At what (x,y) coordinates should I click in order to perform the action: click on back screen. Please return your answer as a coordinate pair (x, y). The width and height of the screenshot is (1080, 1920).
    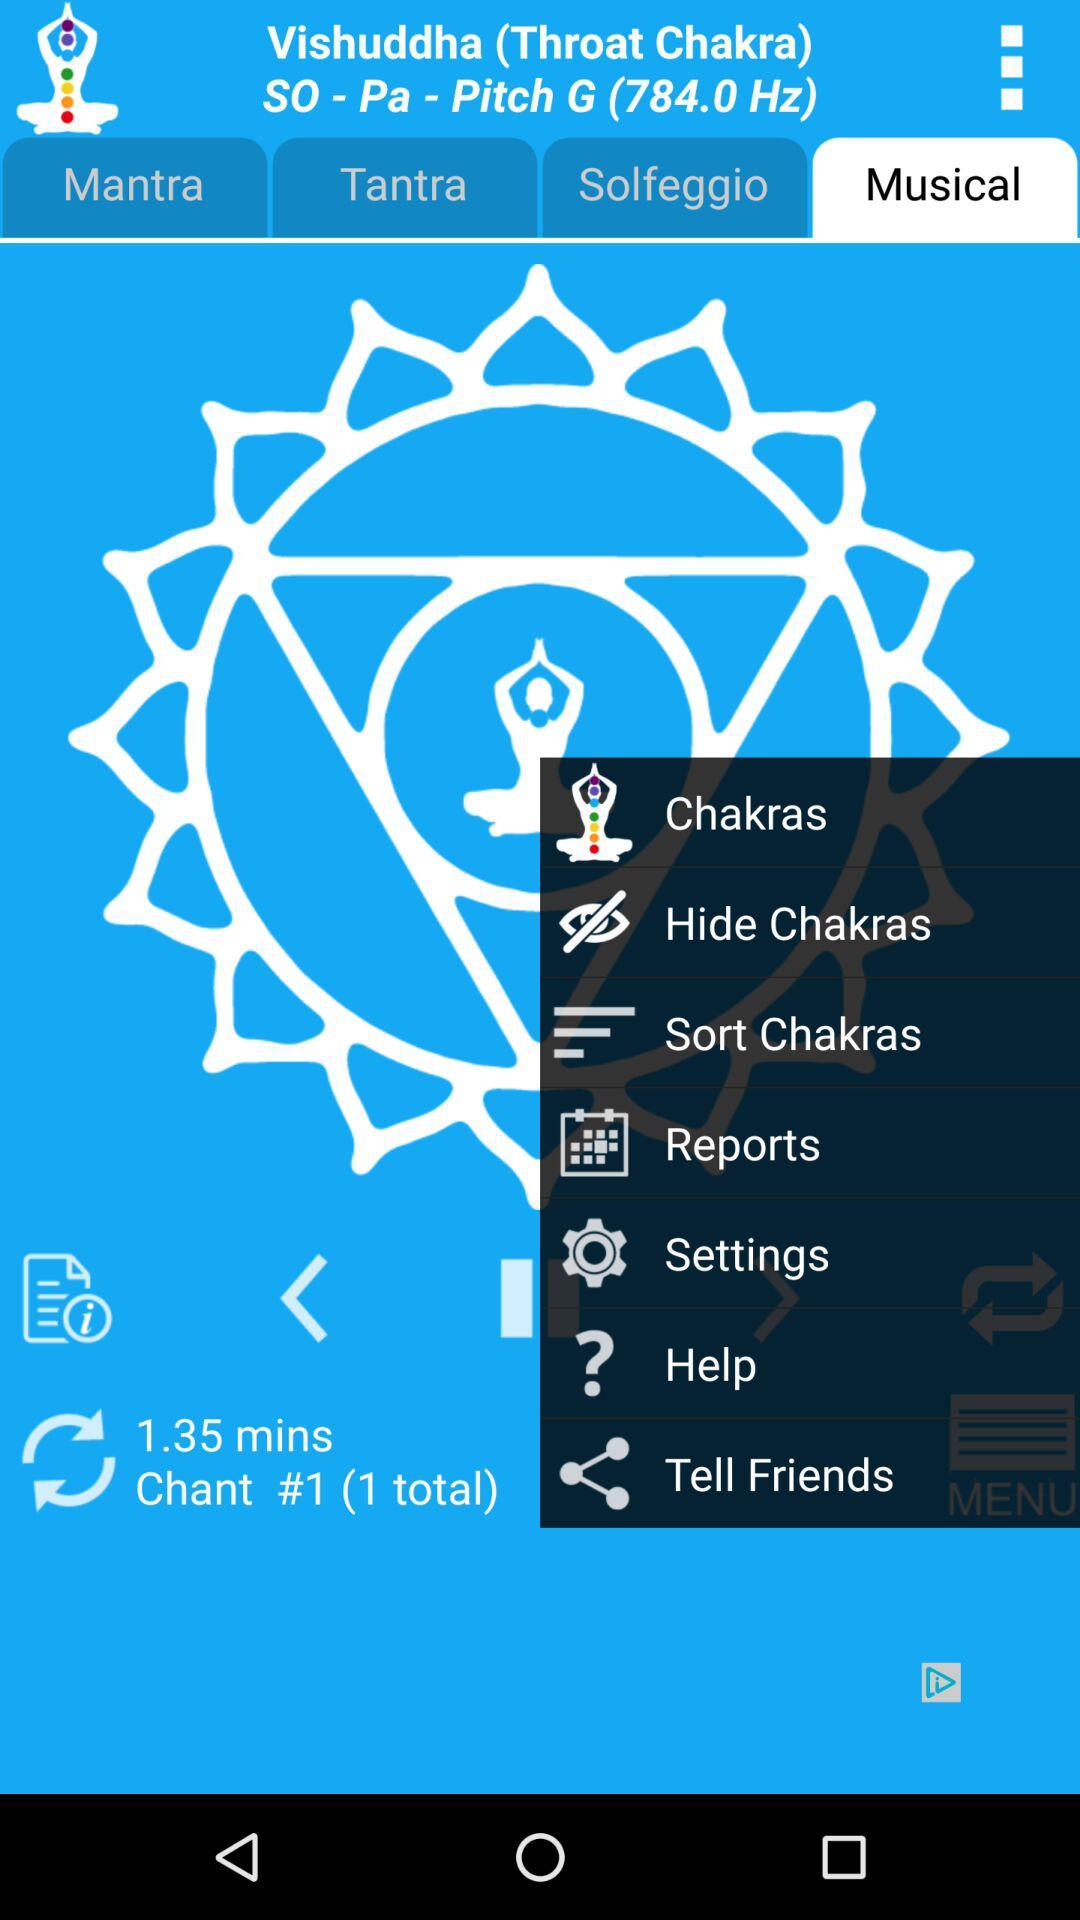
    Looking at the image, I should click on (303, 1298).